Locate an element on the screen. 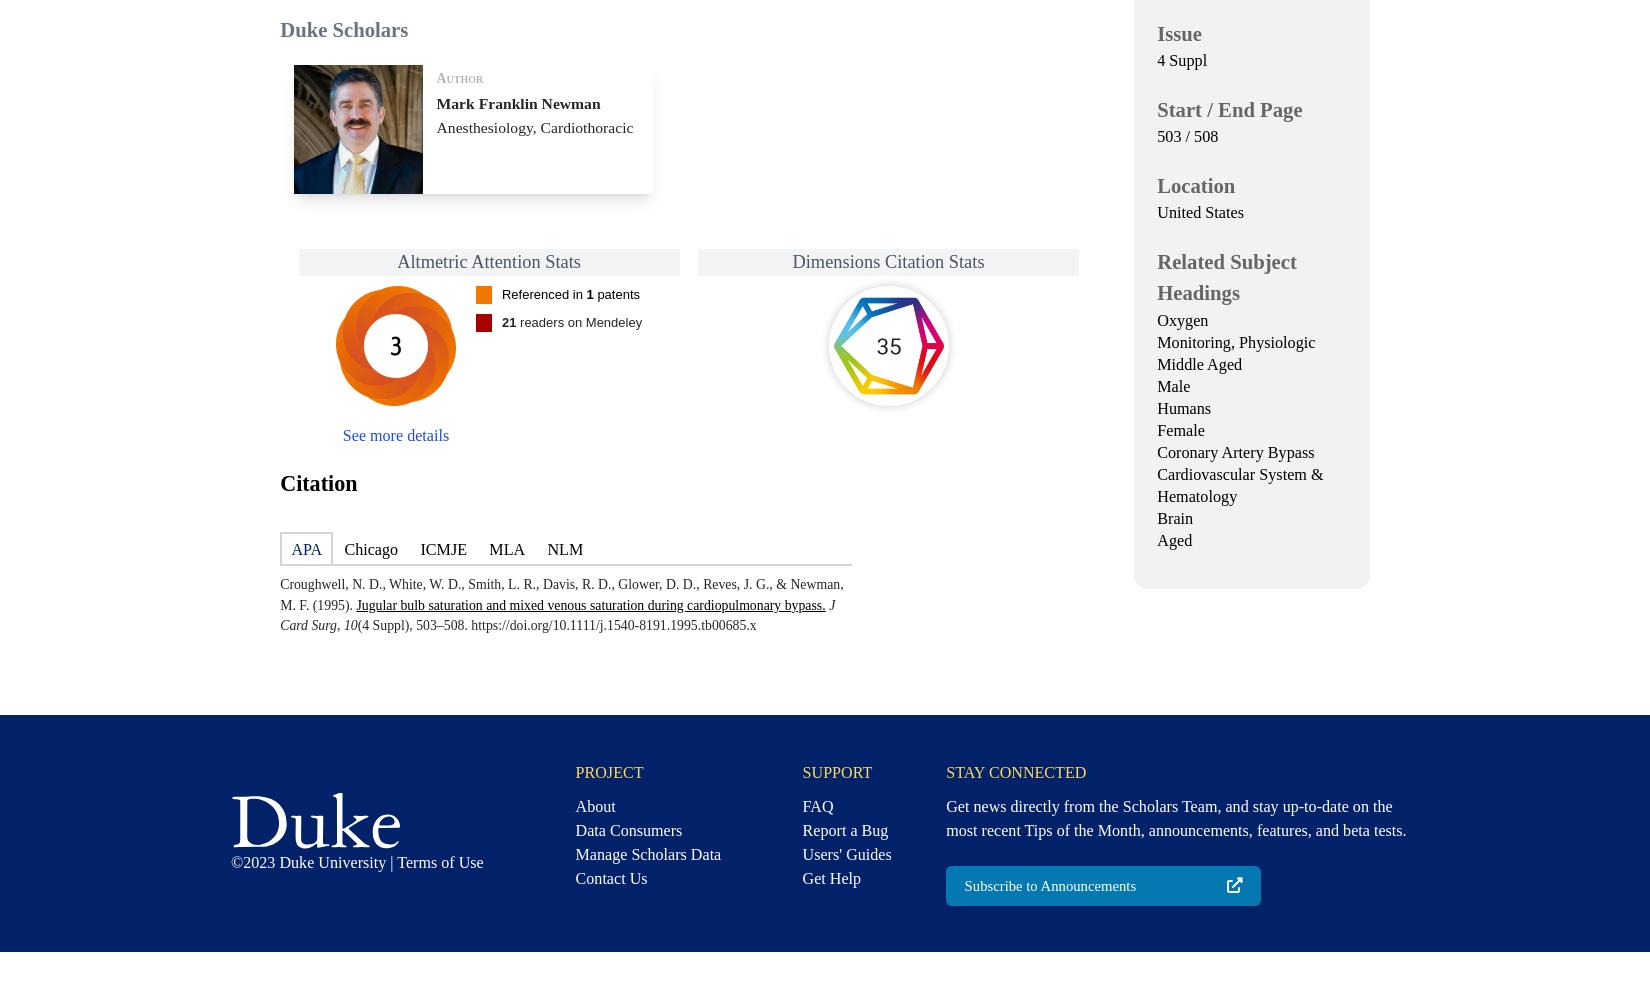  'Oxygen' is located at coordinates (1156, 319).